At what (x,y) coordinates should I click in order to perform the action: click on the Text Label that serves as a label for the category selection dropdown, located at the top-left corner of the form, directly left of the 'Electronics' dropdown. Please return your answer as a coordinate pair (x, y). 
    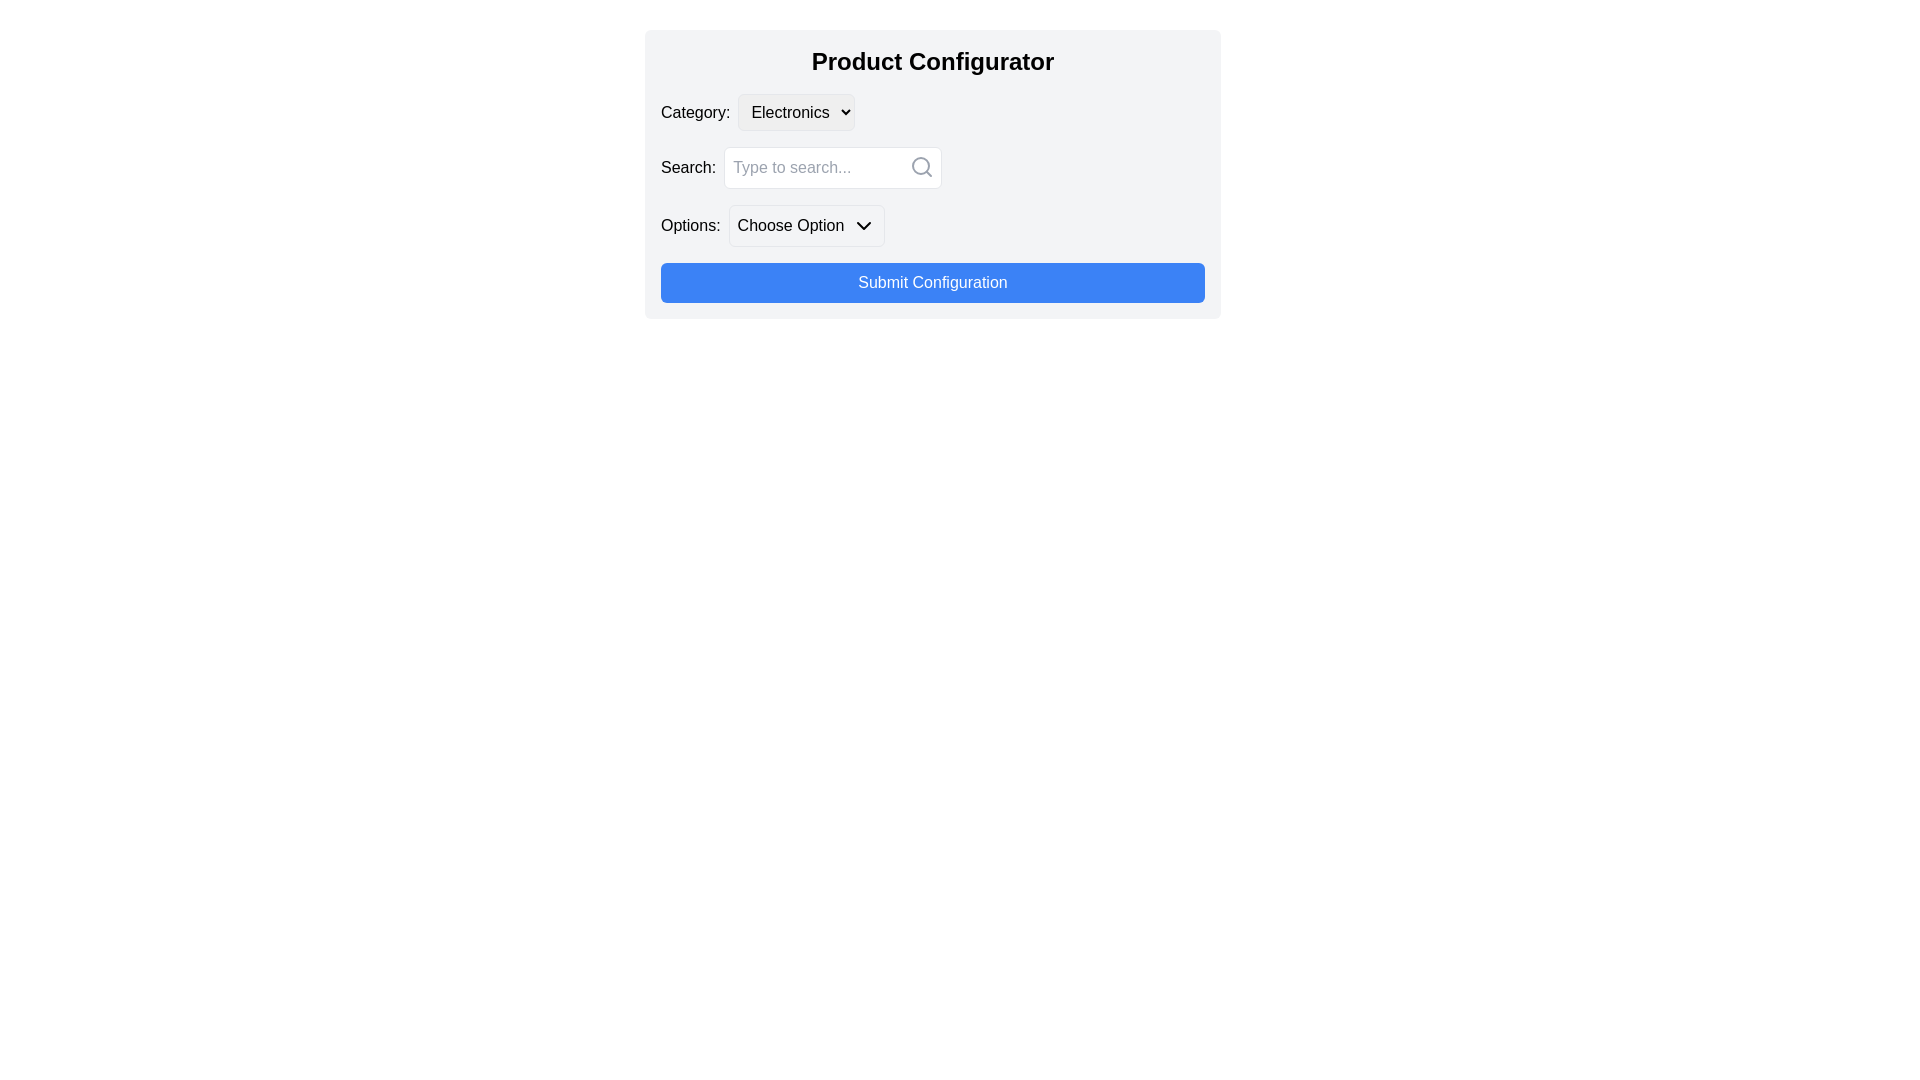
    Looking at the image, I should click on (695, 112).